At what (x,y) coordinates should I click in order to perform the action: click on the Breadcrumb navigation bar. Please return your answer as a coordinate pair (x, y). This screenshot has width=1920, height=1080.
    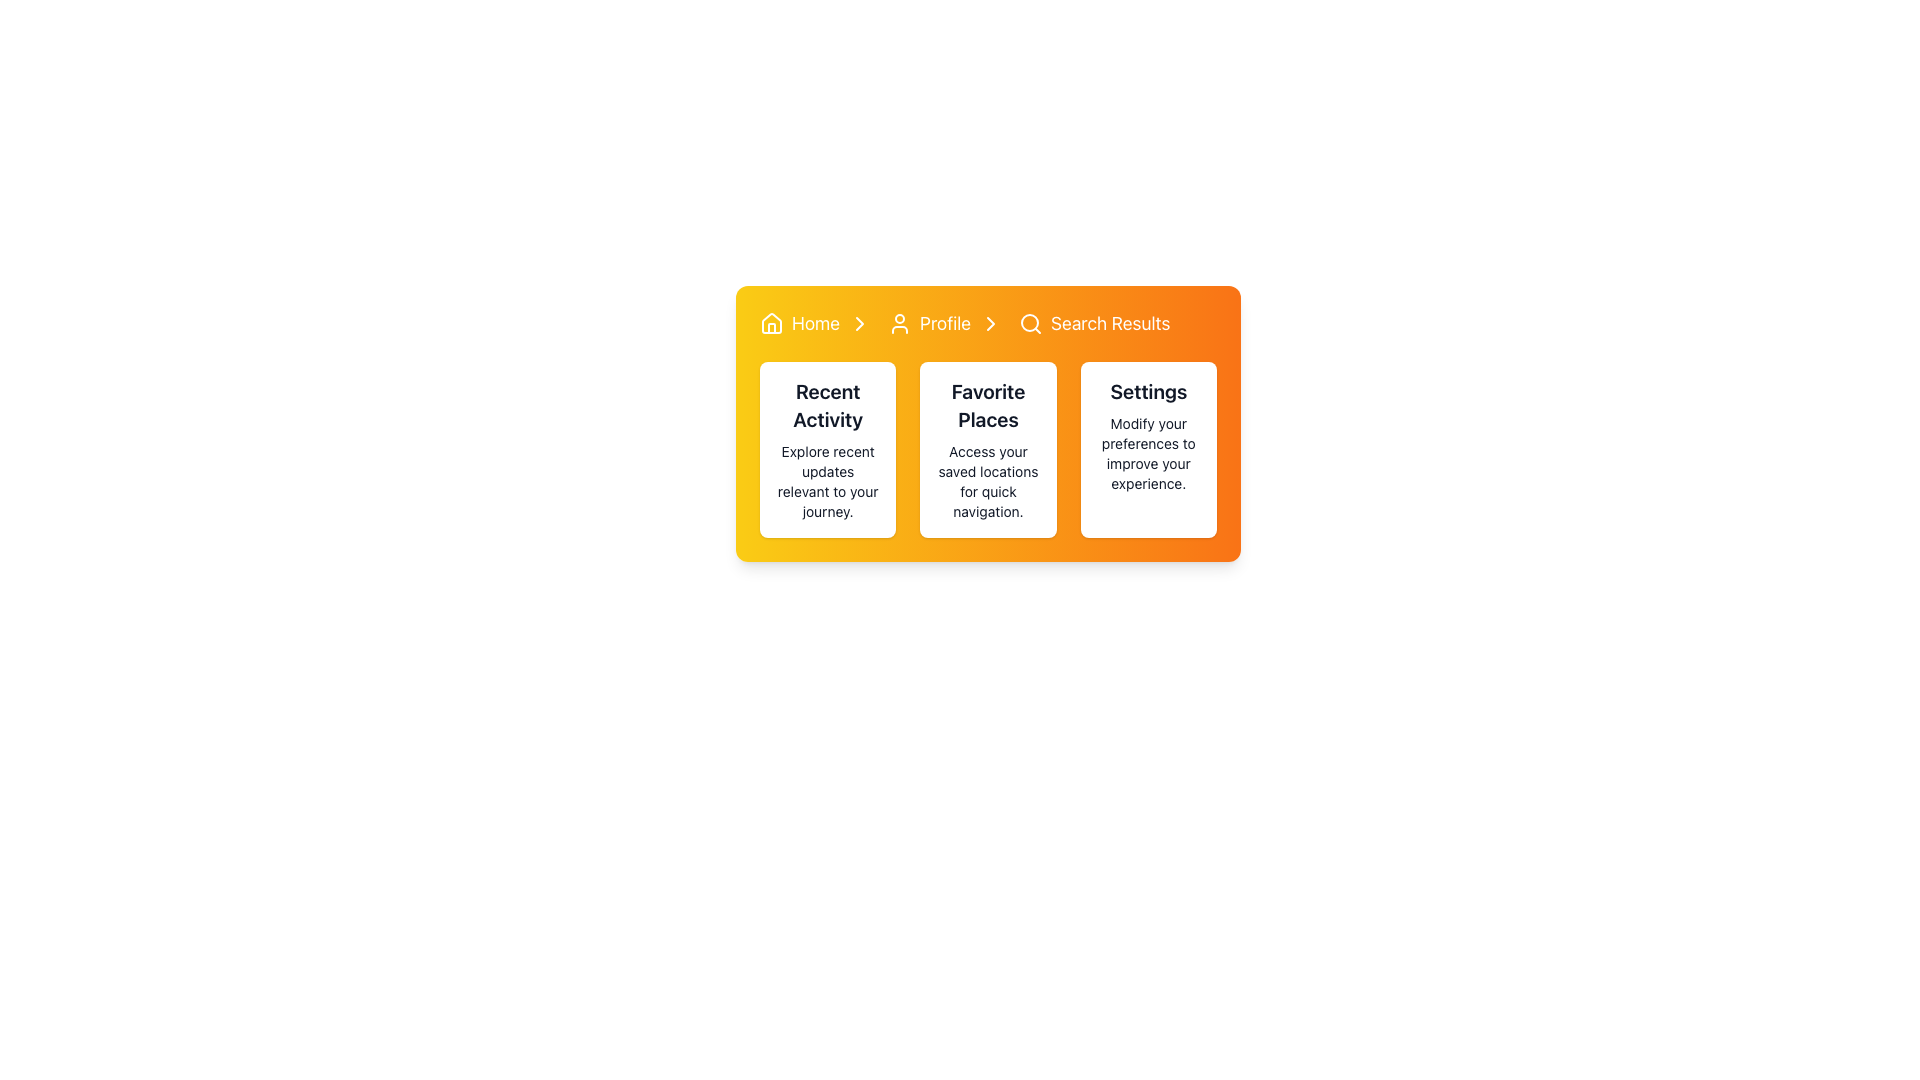
    Looking at the image, I should click on (988, 323).